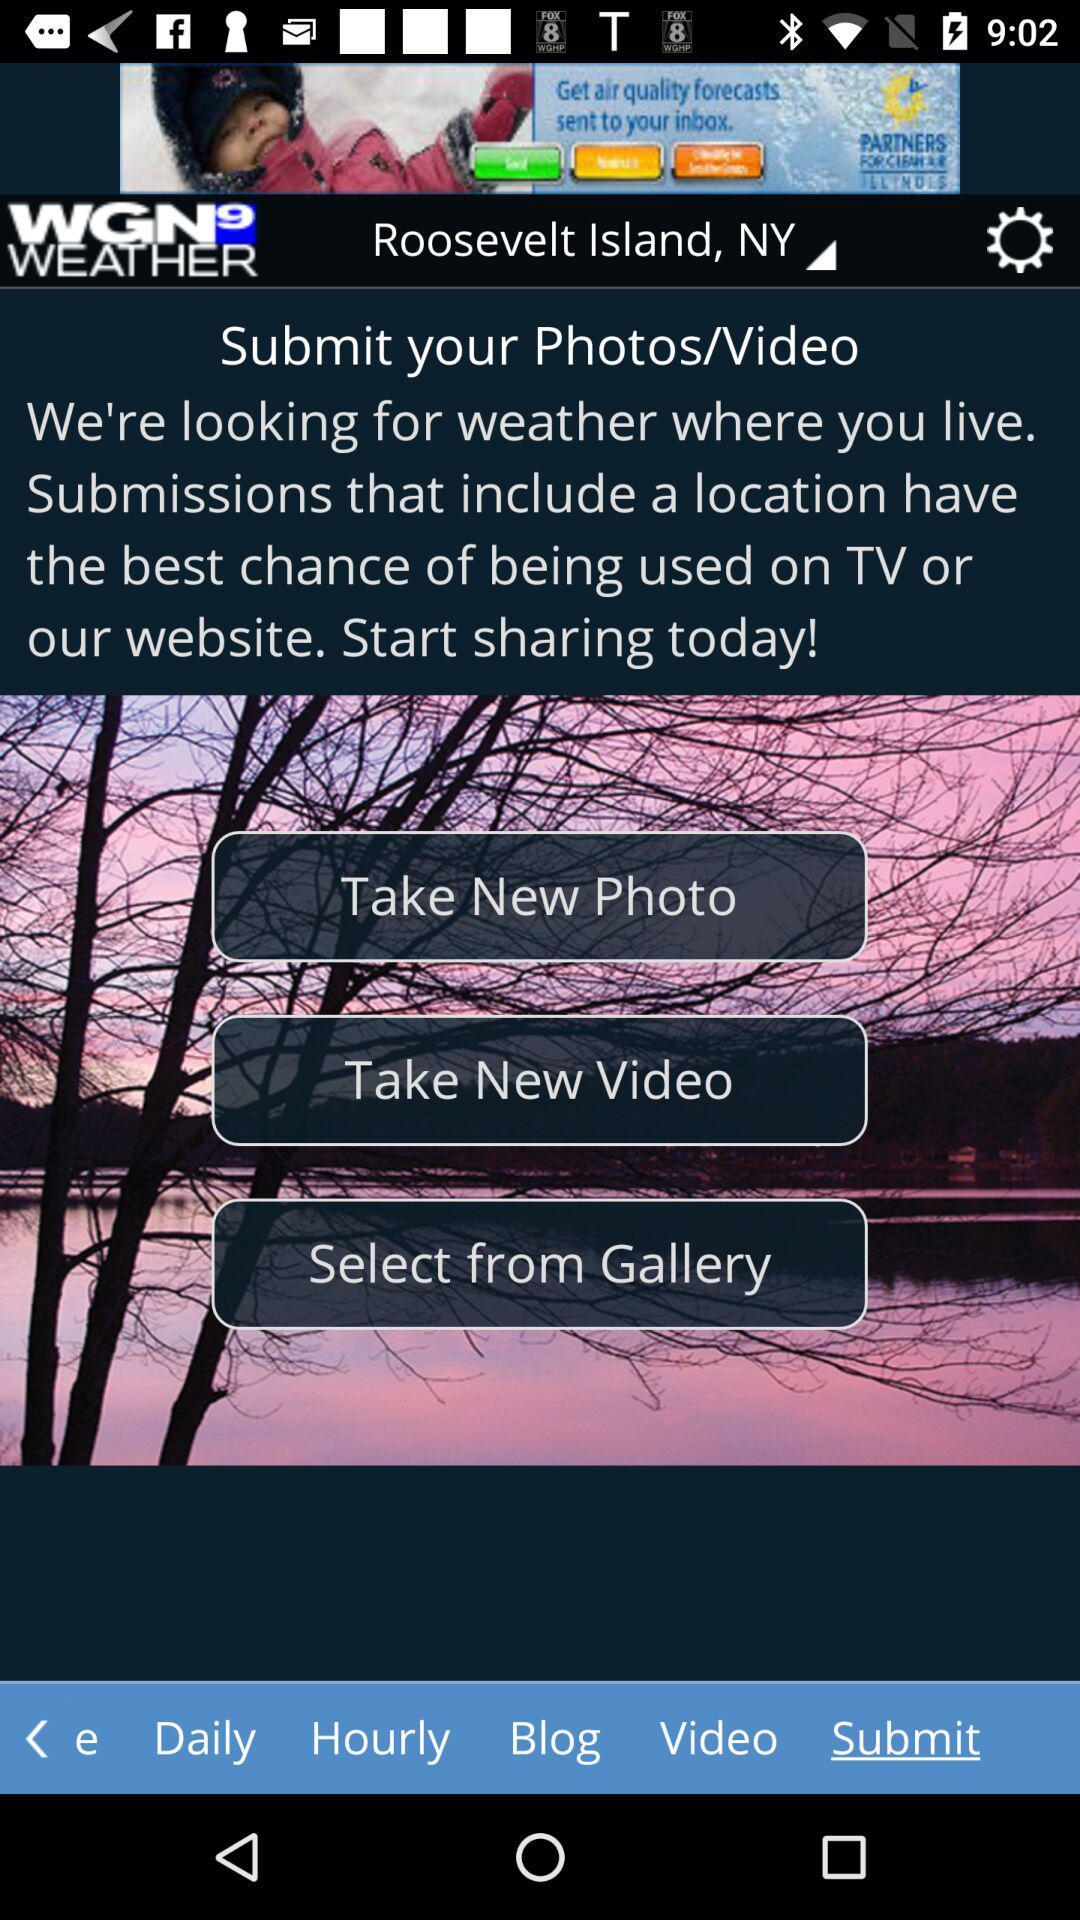 This screenshot has height=1920, width=1080. Describe the element at coordinates (36, 1737) in the screenshot. I see `go back` at that location.